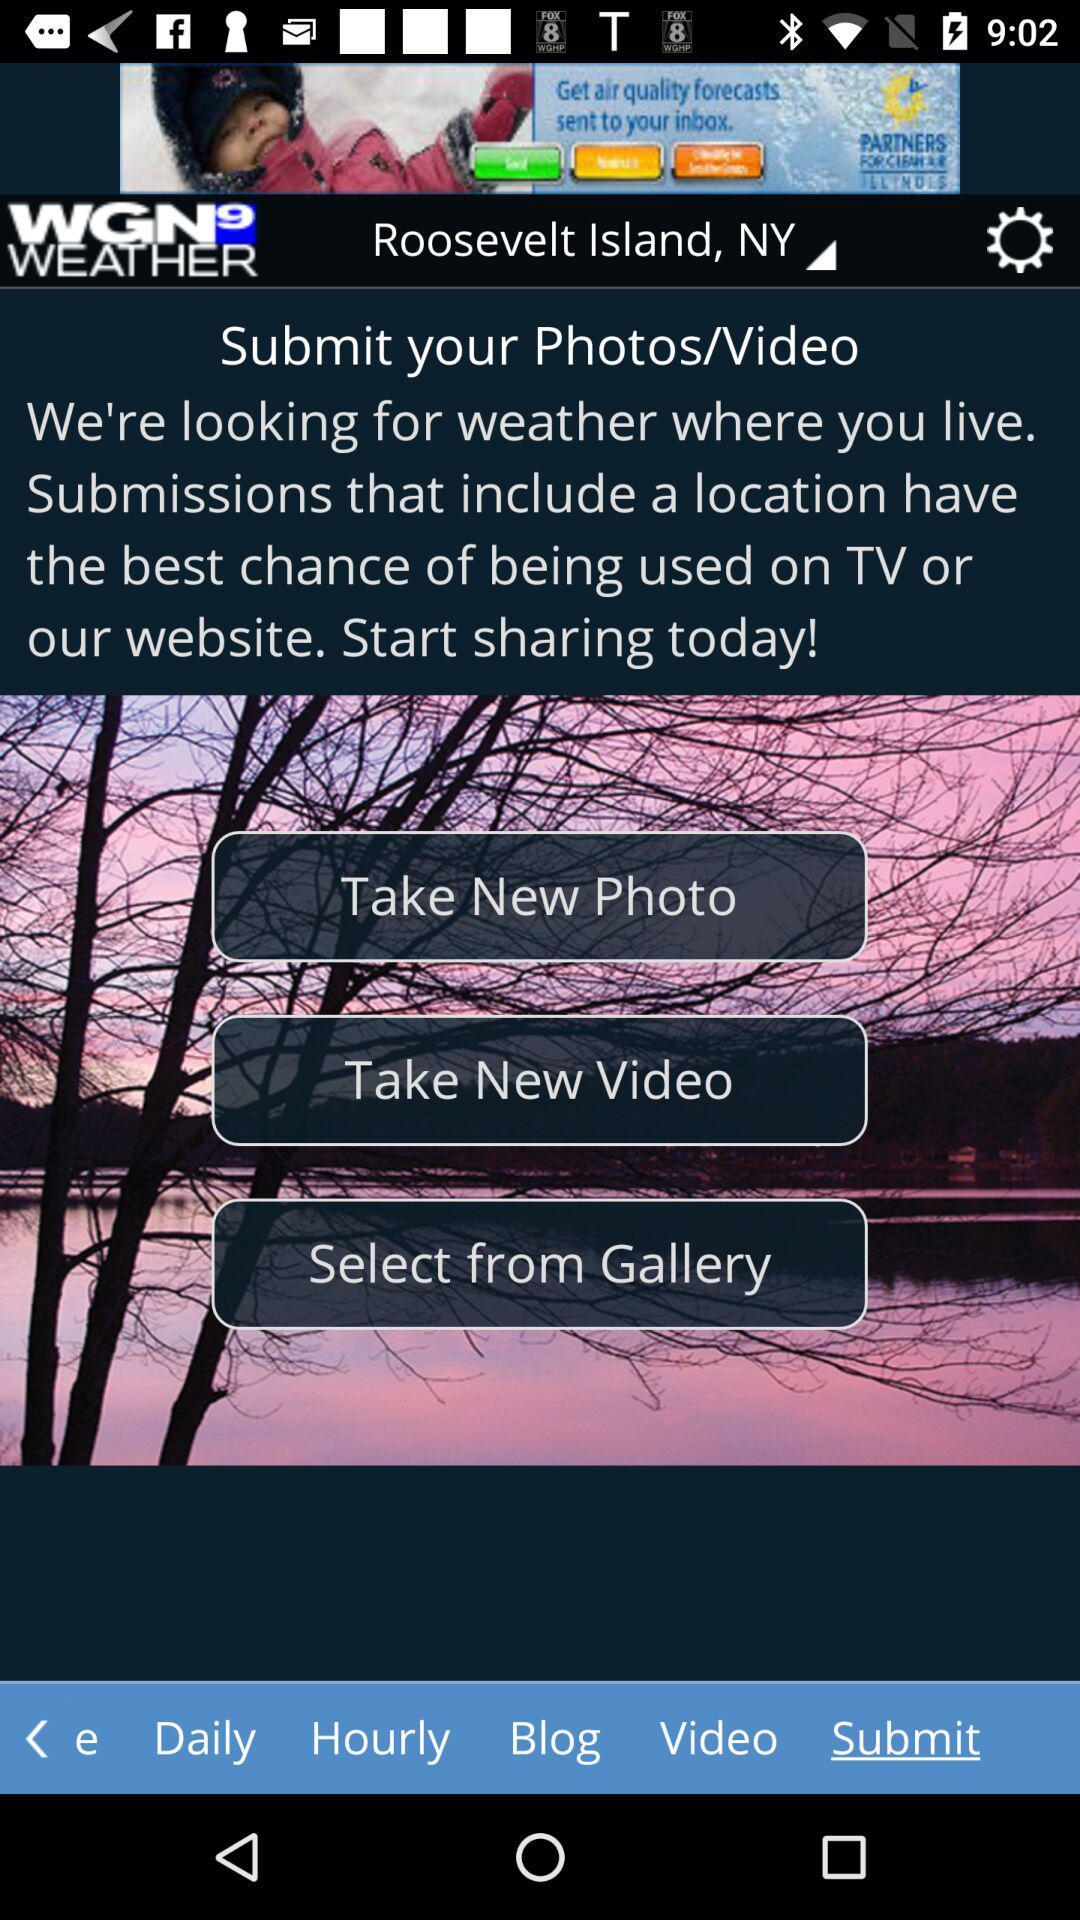 This screenshot has height=1920, width=1080. Describe the element at coordinates (36, 1737) in the screenshot. I see `go back` at that location.